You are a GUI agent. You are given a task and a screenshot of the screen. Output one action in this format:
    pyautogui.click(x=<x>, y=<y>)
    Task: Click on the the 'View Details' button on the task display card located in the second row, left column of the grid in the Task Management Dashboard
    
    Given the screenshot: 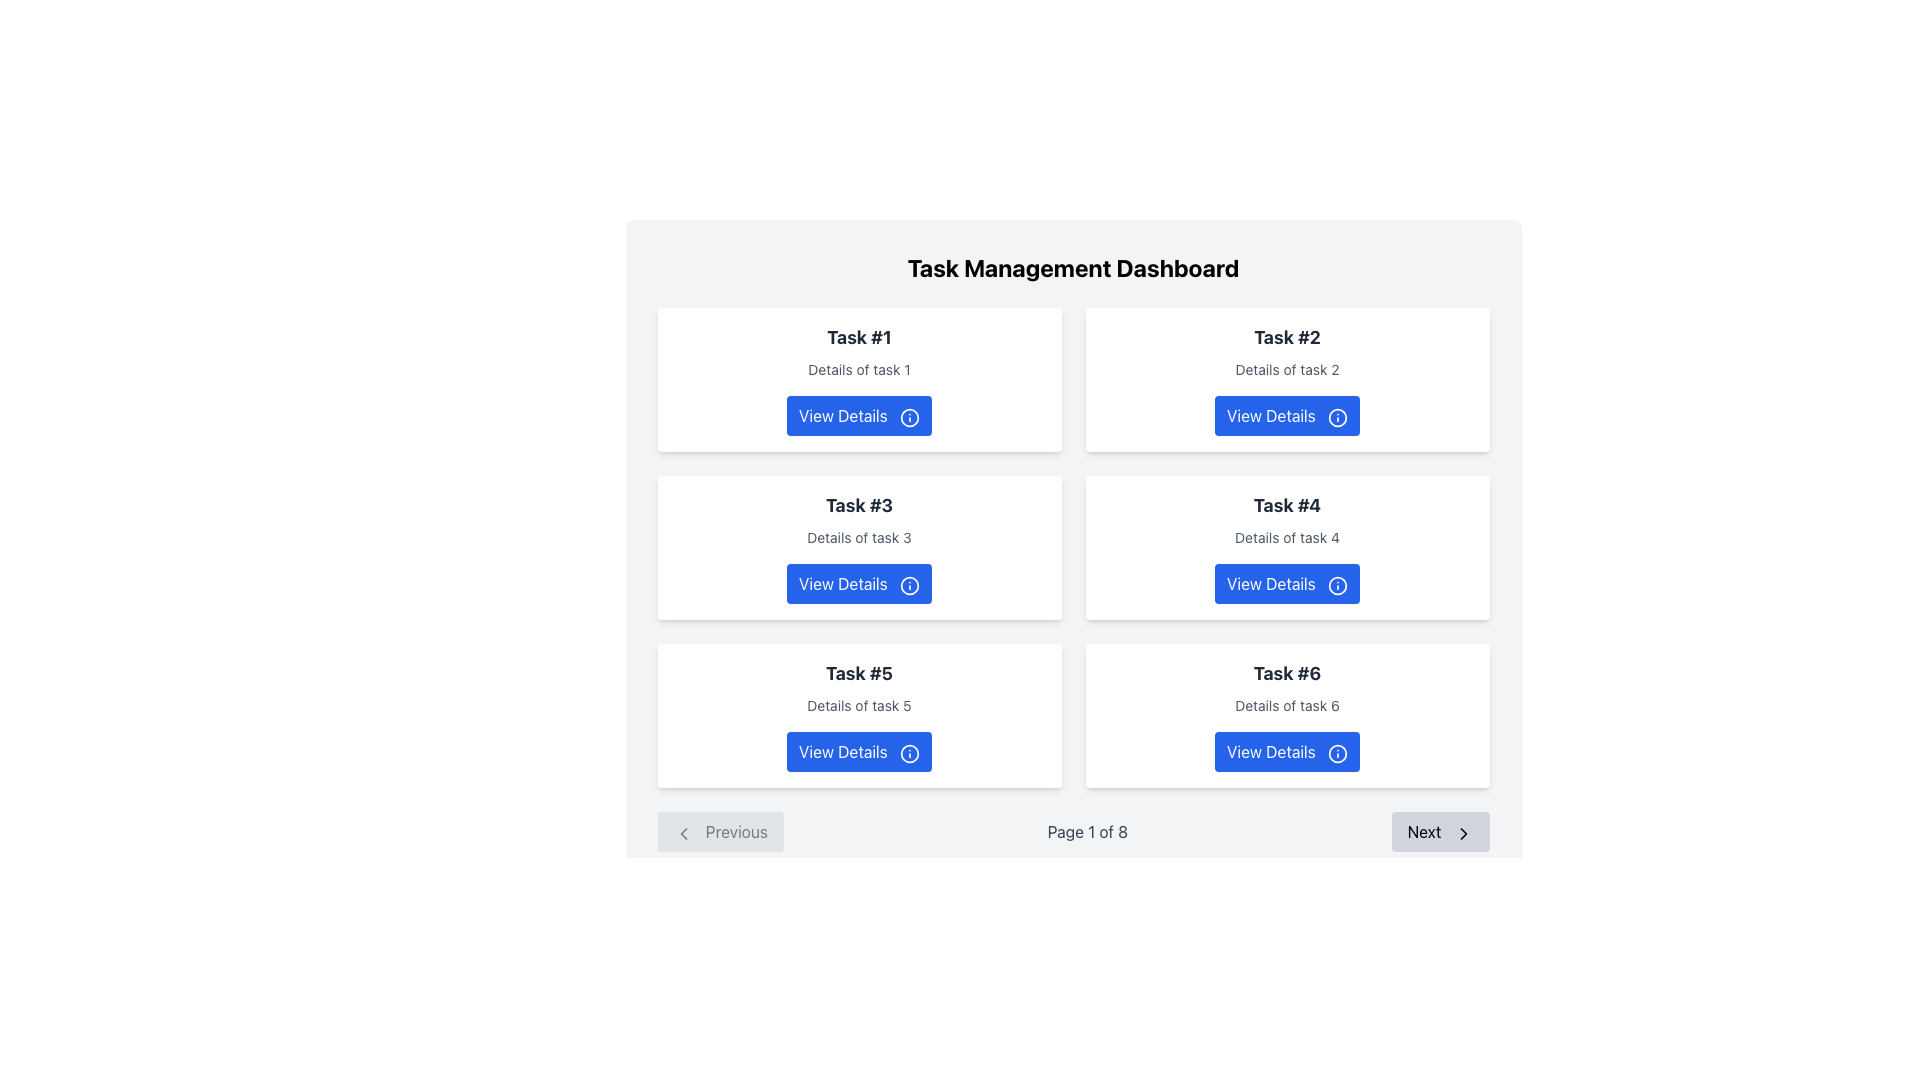 What is the action you would take?
    pyautogui.click(x=859, y=547)
    